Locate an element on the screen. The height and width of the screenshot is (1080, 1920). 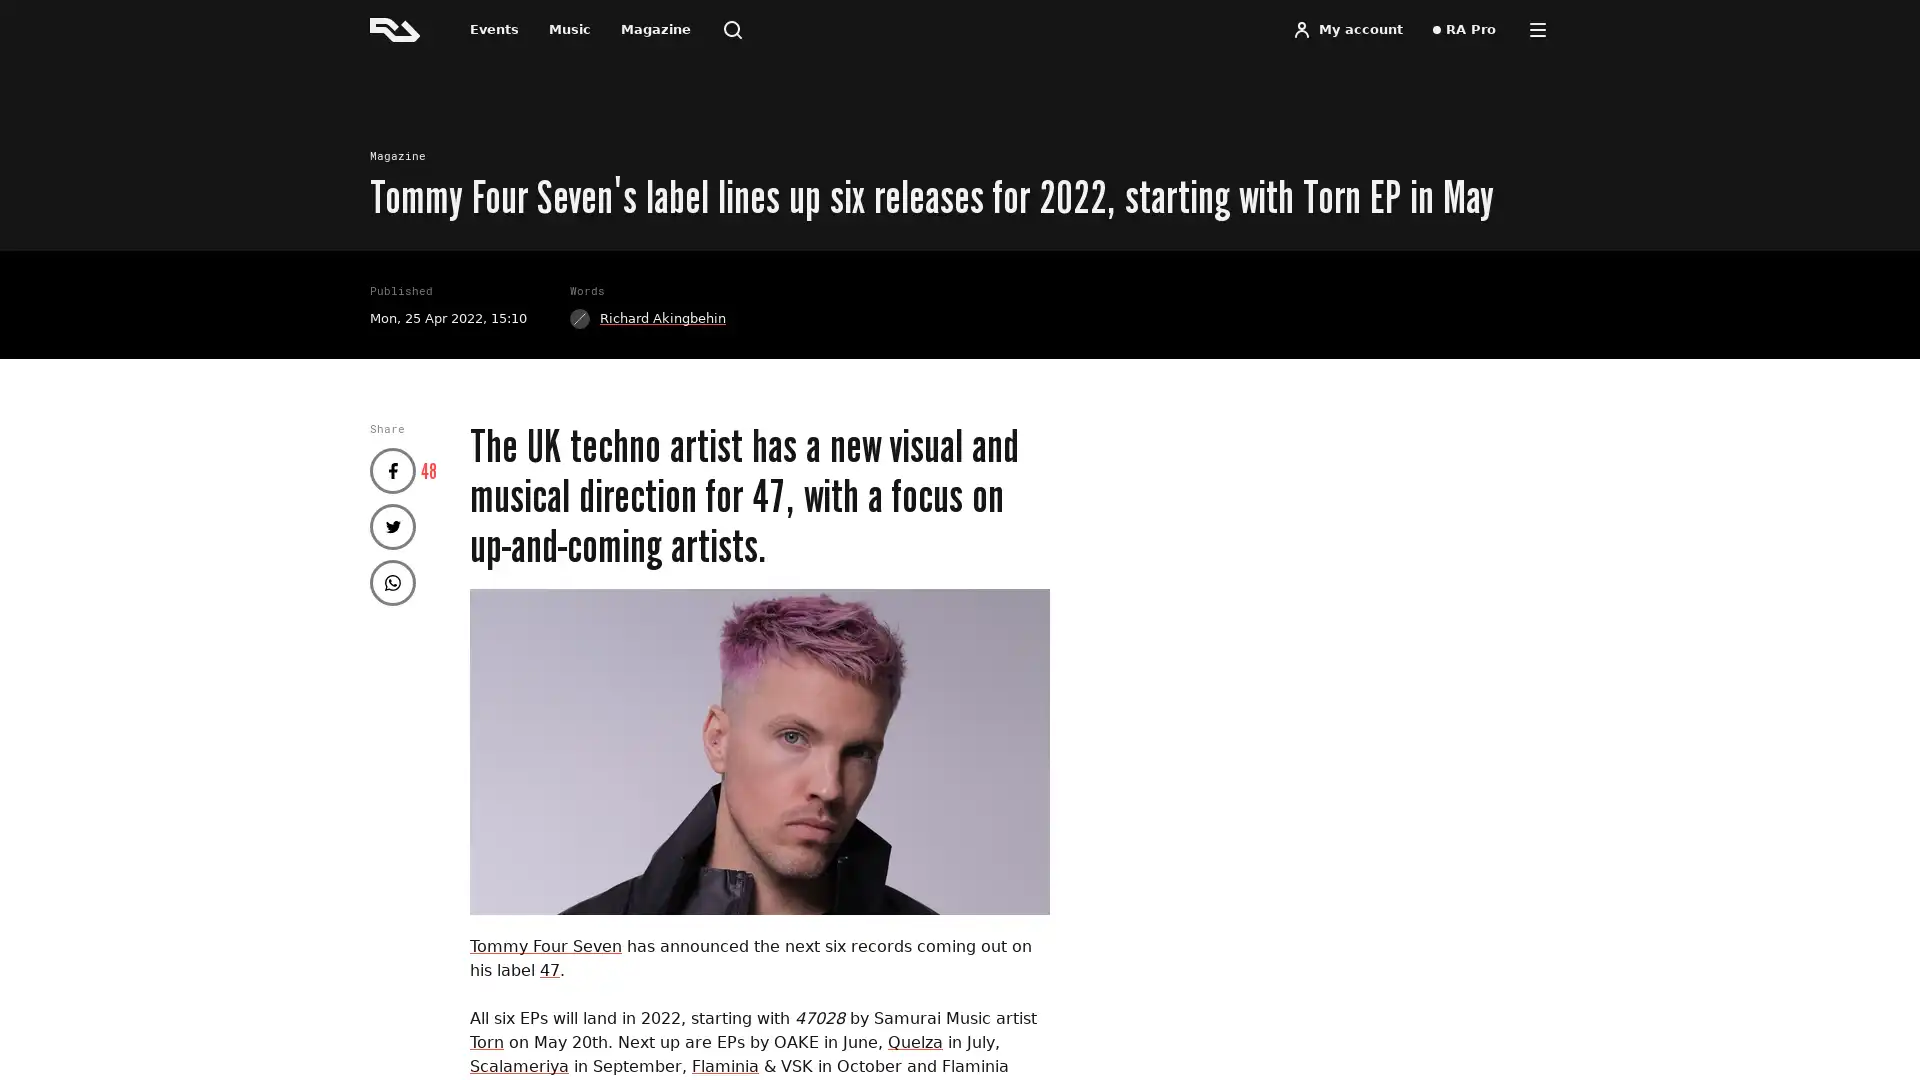
whatsapp is located at coordinates (393, 582).